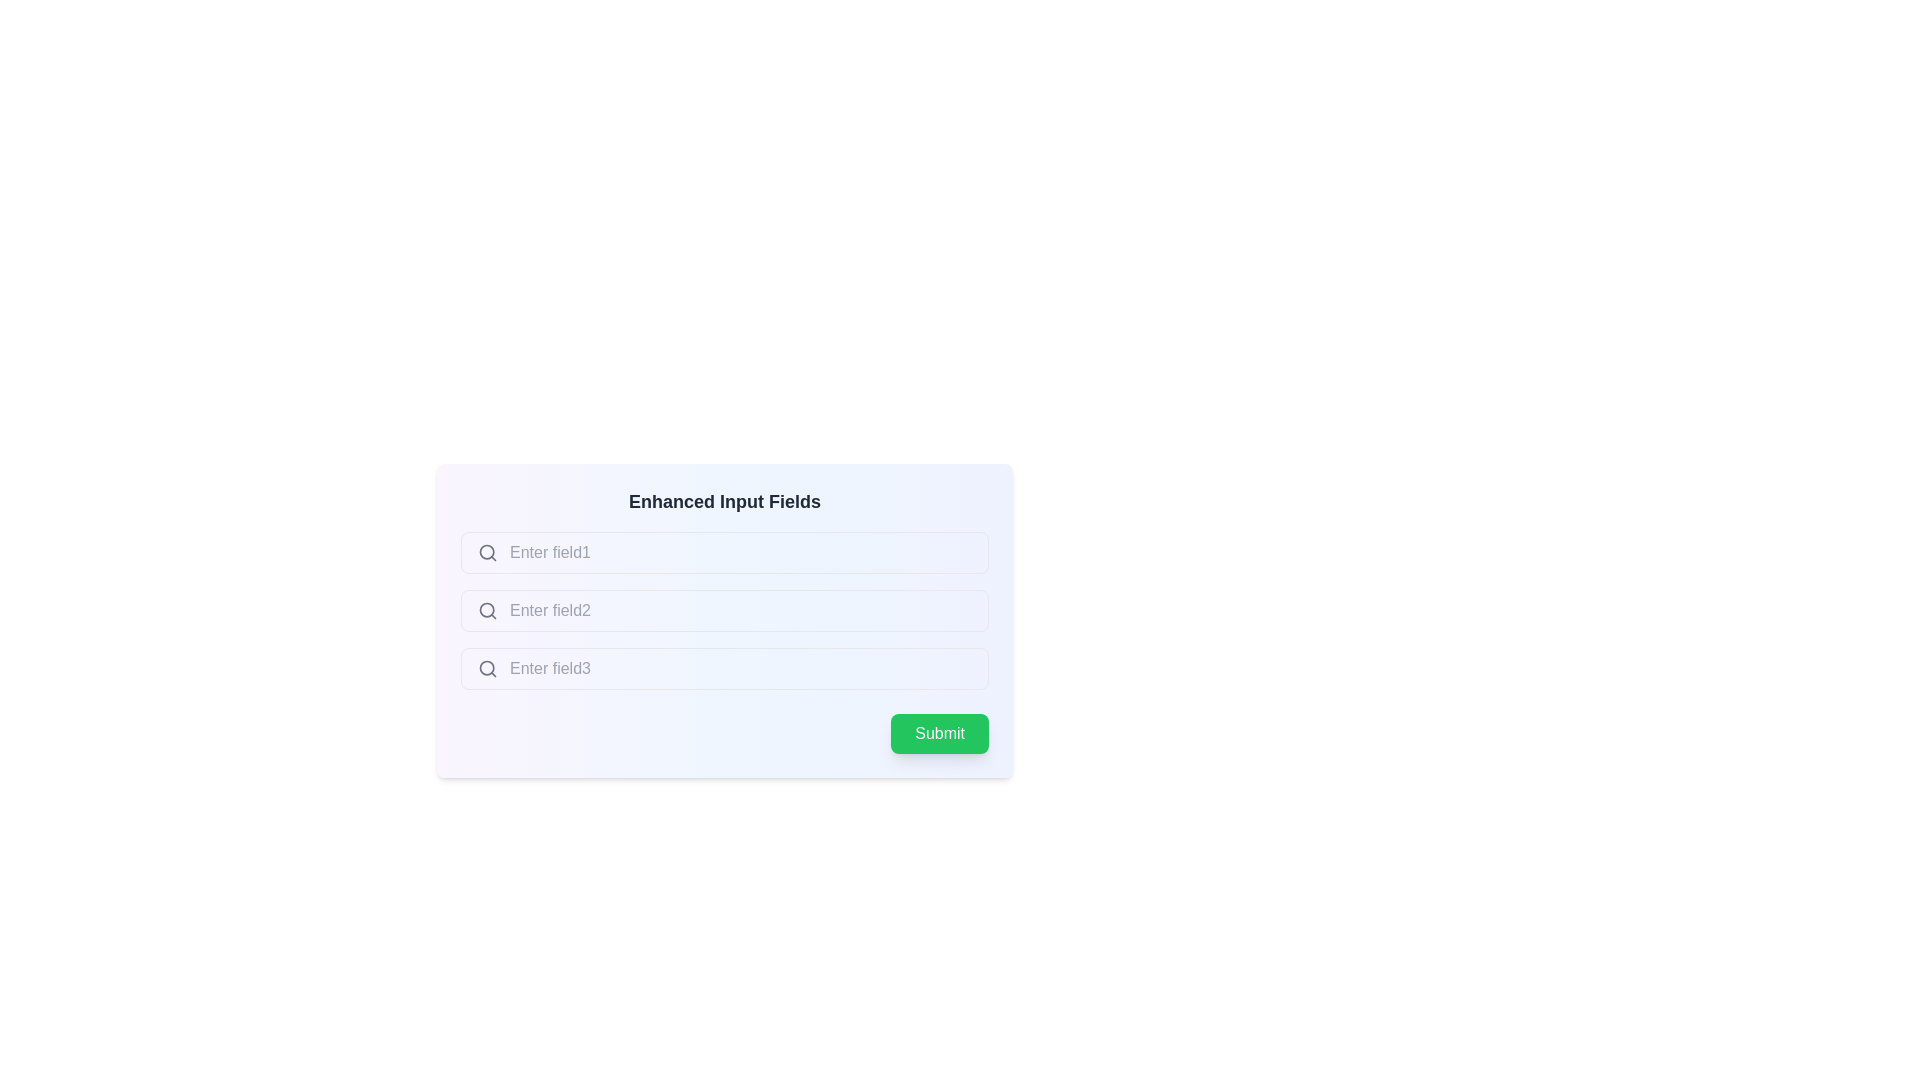 This screenshot has height=1080, width=1920. What do you see at coordinates (487, 552) in the screenshot?
I see `the search icon element, which is part of the magnifying glass icon positioned within the first input field's icon to the left of the text box containing the placeholder text 'Enter field1'` at bounding box center [487, 552].